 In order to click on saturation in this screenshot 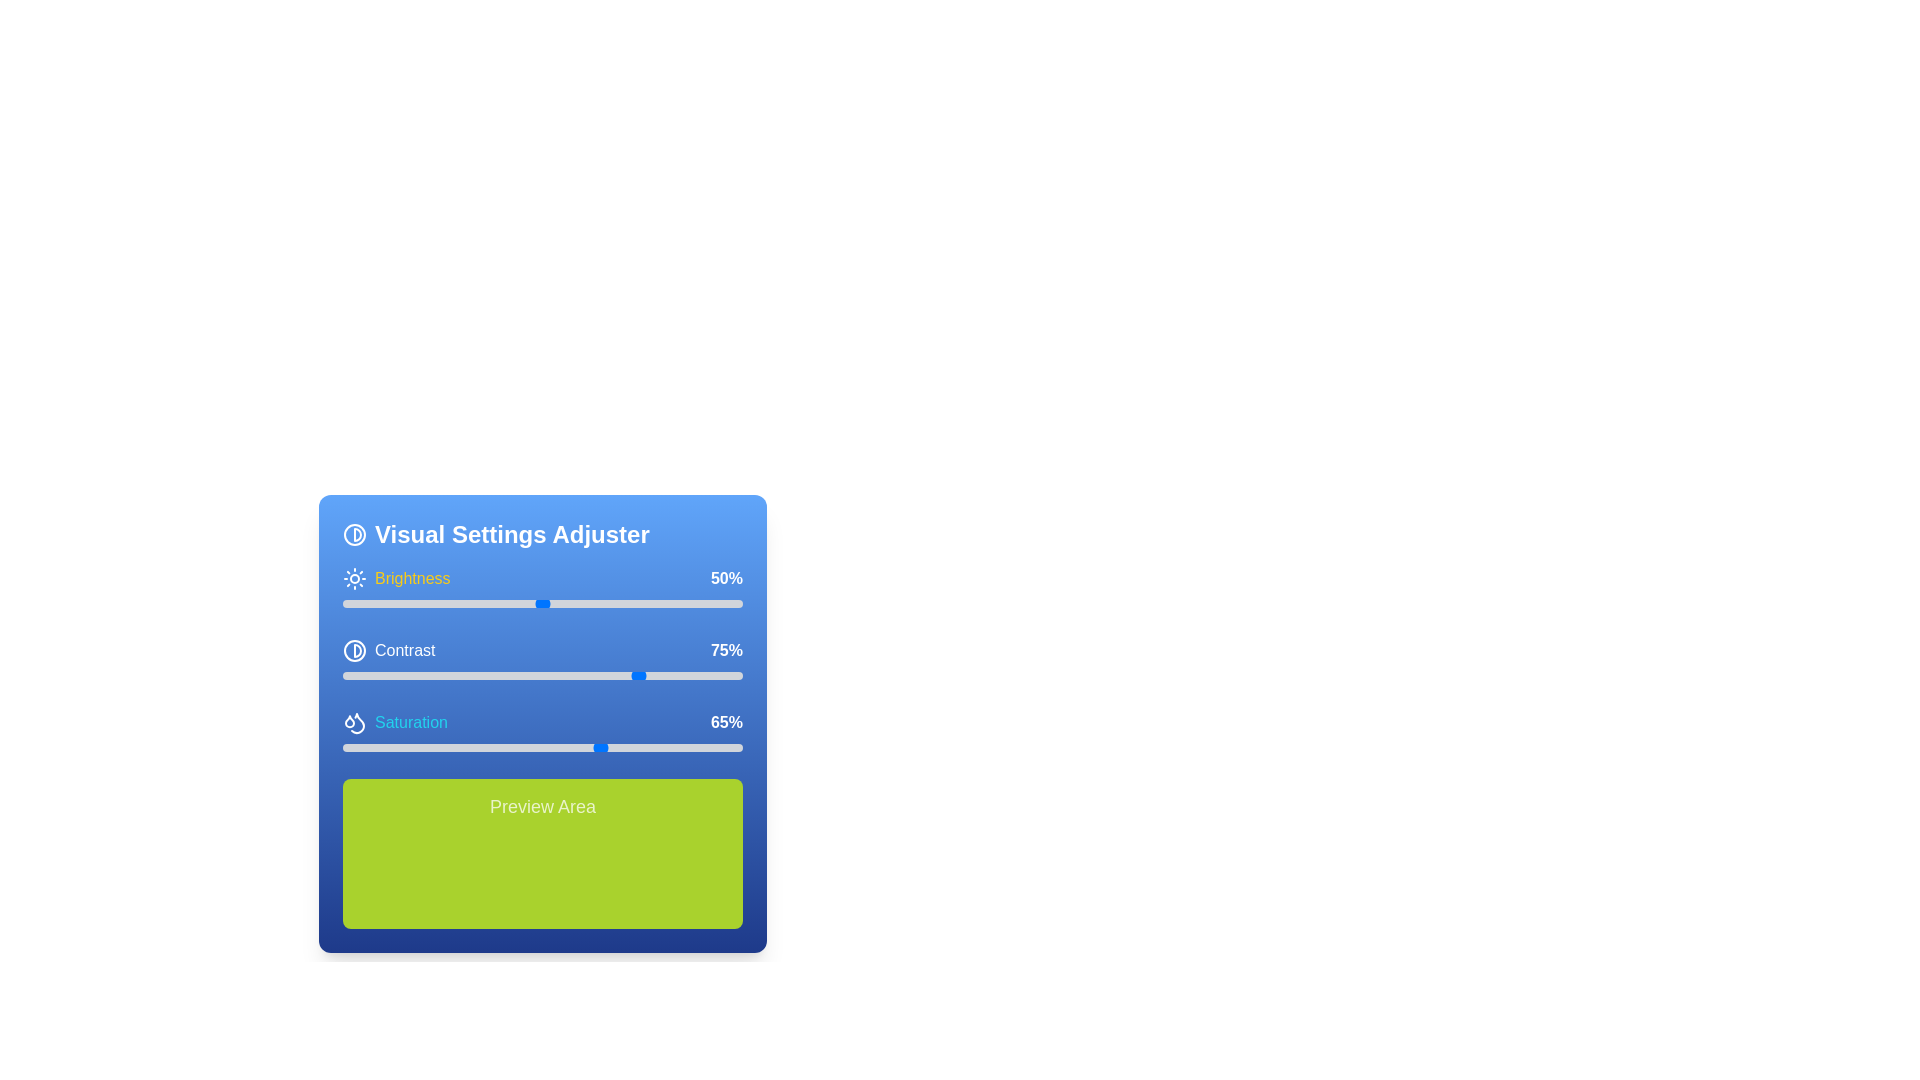, I will do `click(437, 748)`.